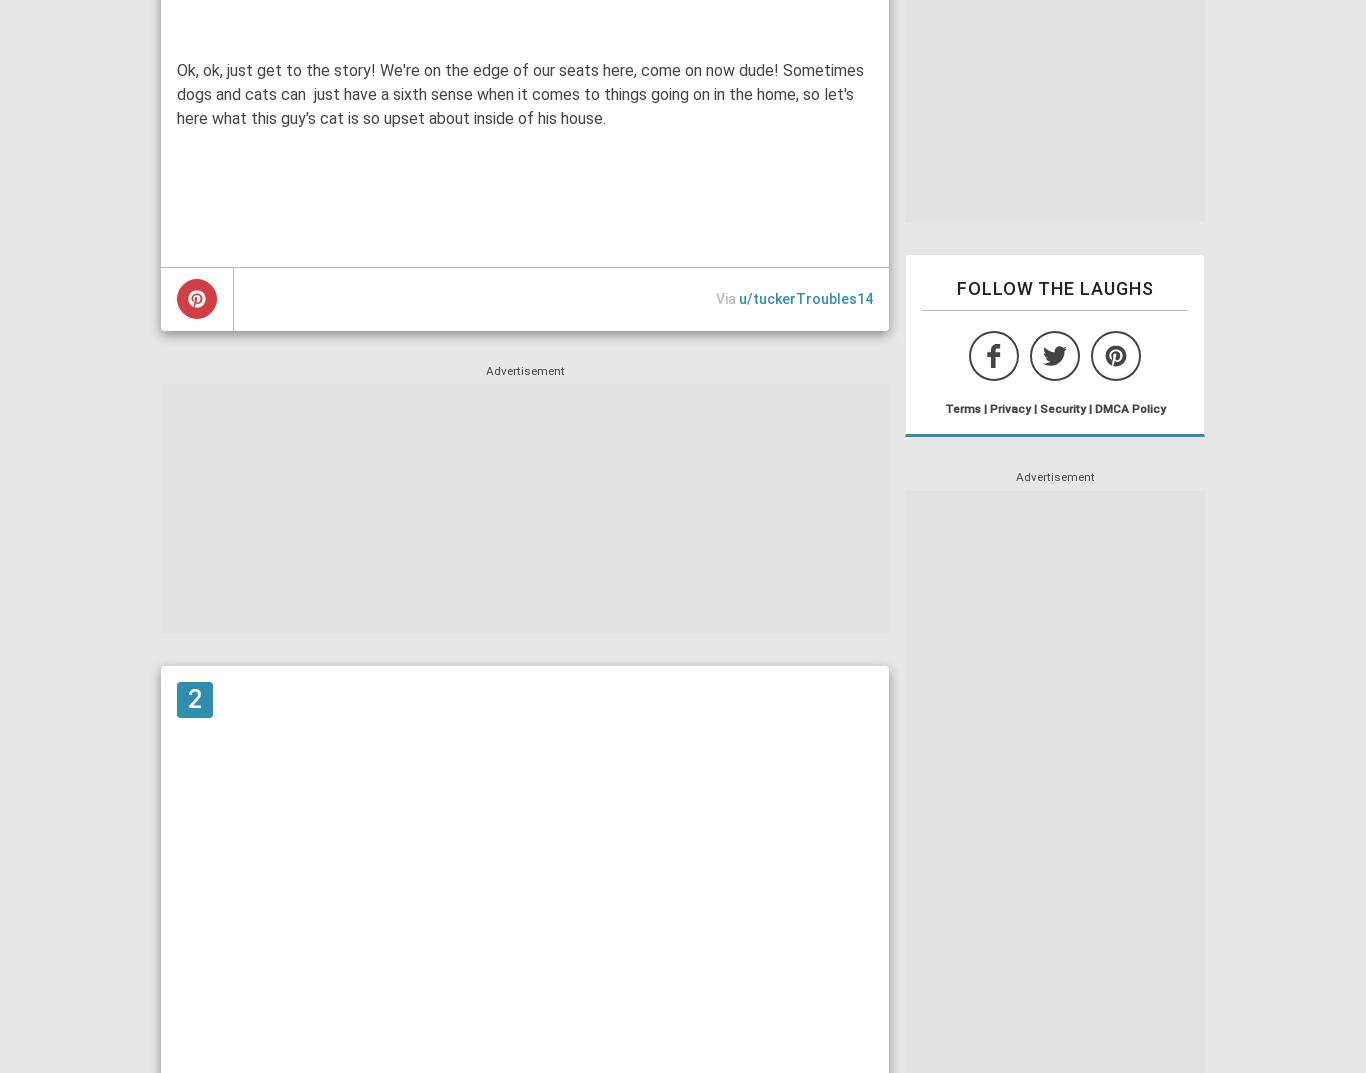 This screenshot has width=1366, height=1073. I want to click on 'Ok, ok, just get to the story! We're on the edge of our seats here, come on now dude! Sometimes dogs and cats can  just have a sixth sense when it comes to things going on in the home, so let's here what this guy's cat is so upset about inside of his house.', so click(176, 93).